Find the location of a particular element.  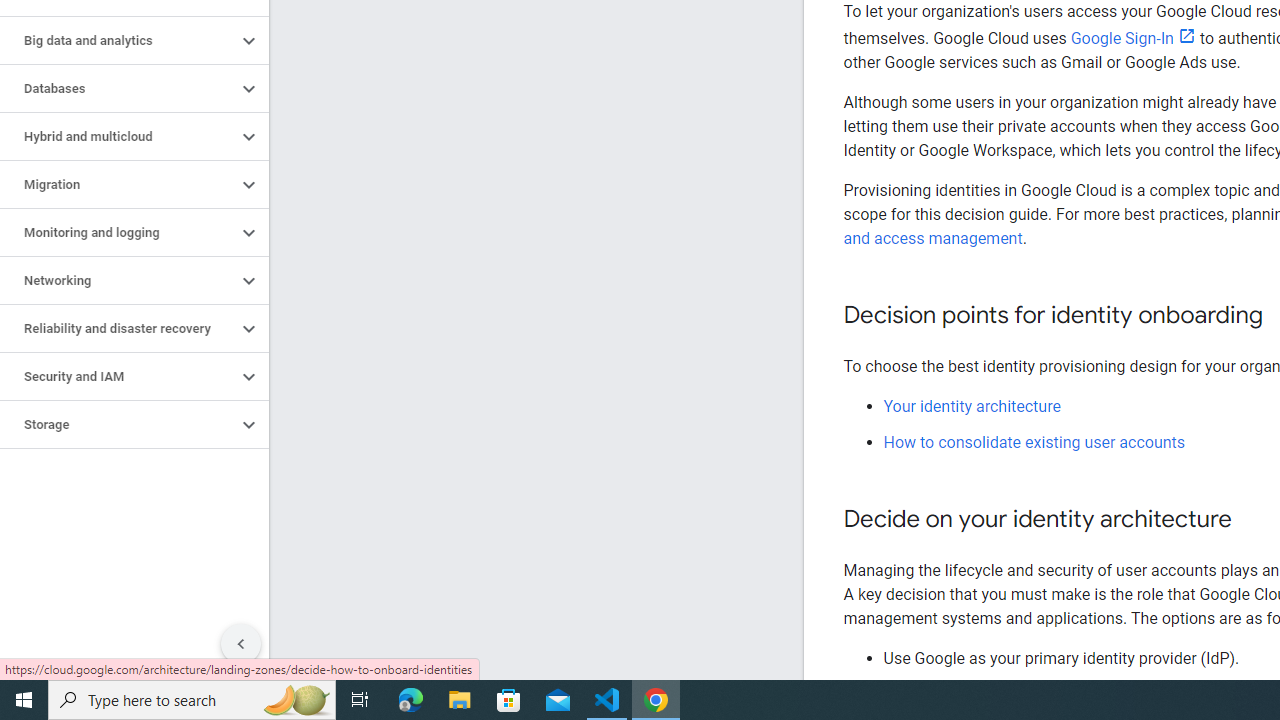

'Google Sign-In' is located at coordinates (1132, 38).